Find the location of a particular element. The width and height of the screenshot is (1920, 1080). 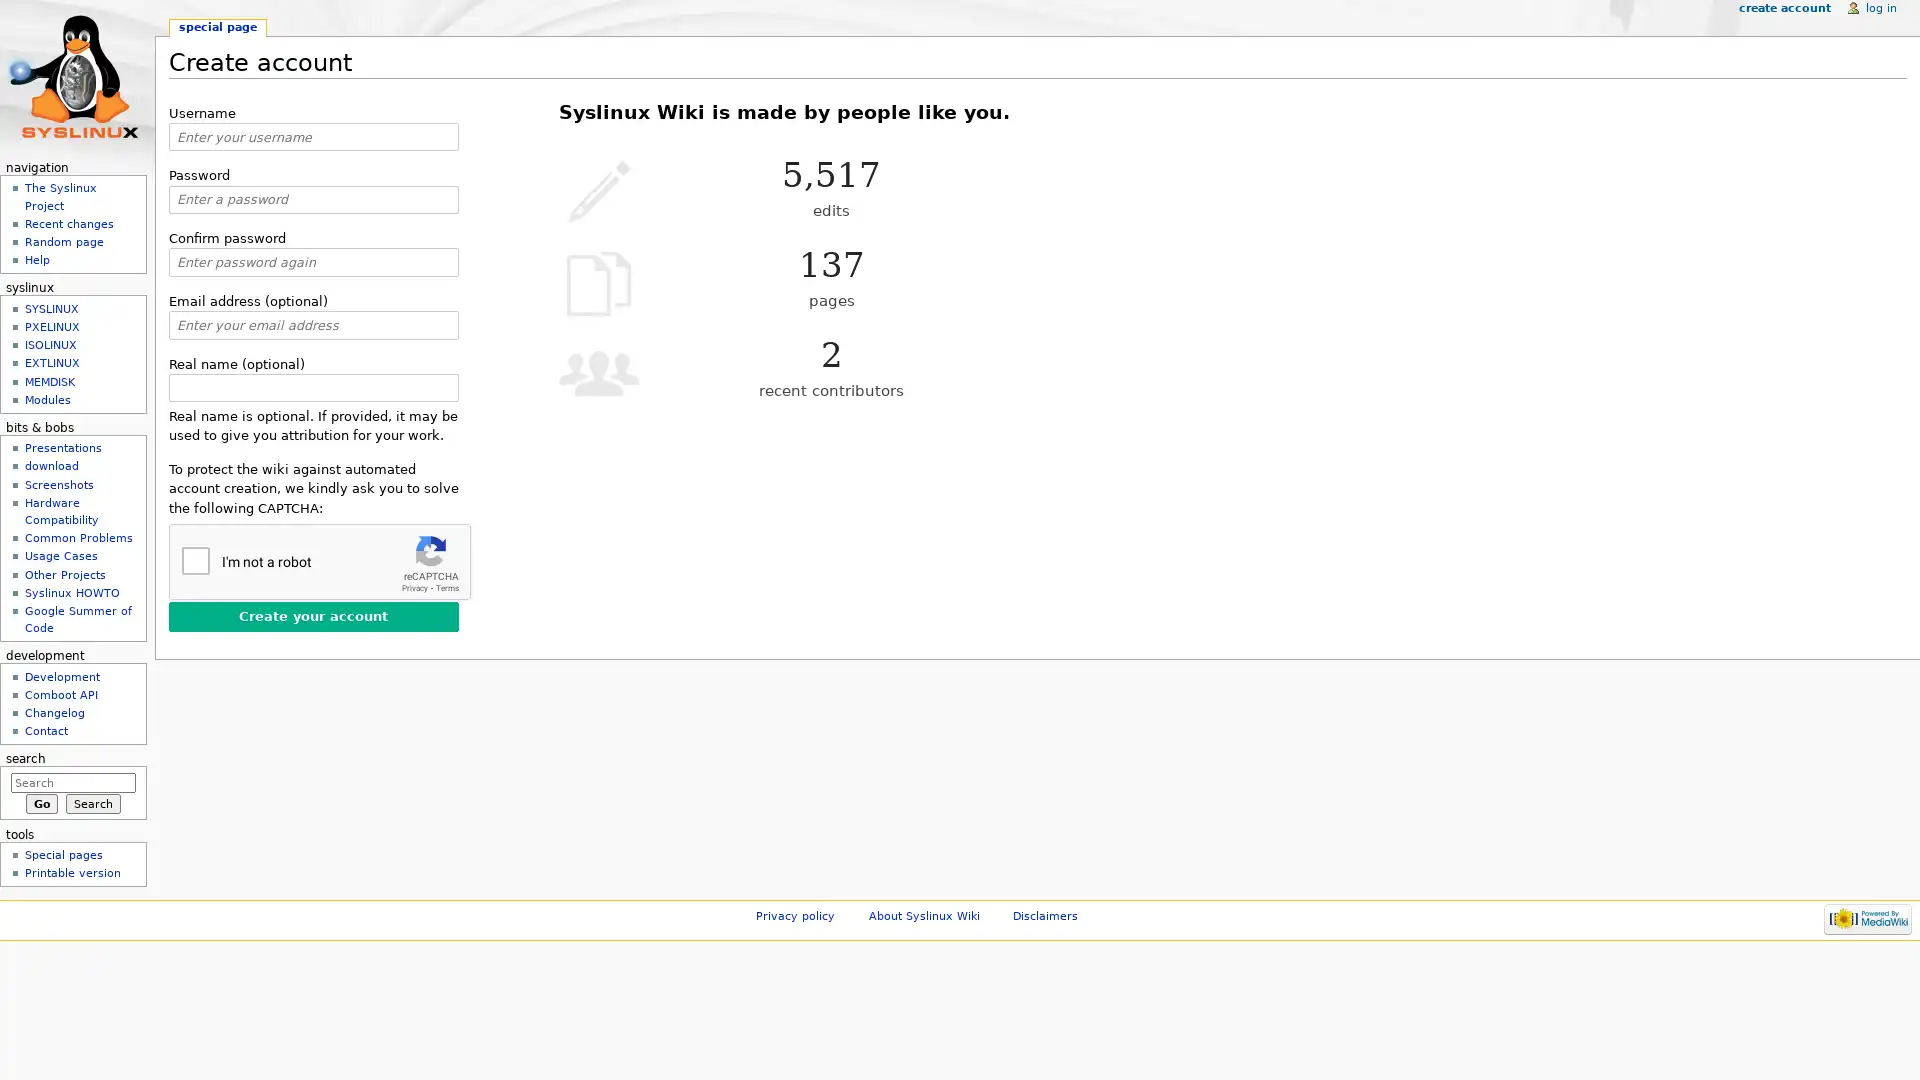

Search is located at coordinates (92, 802).